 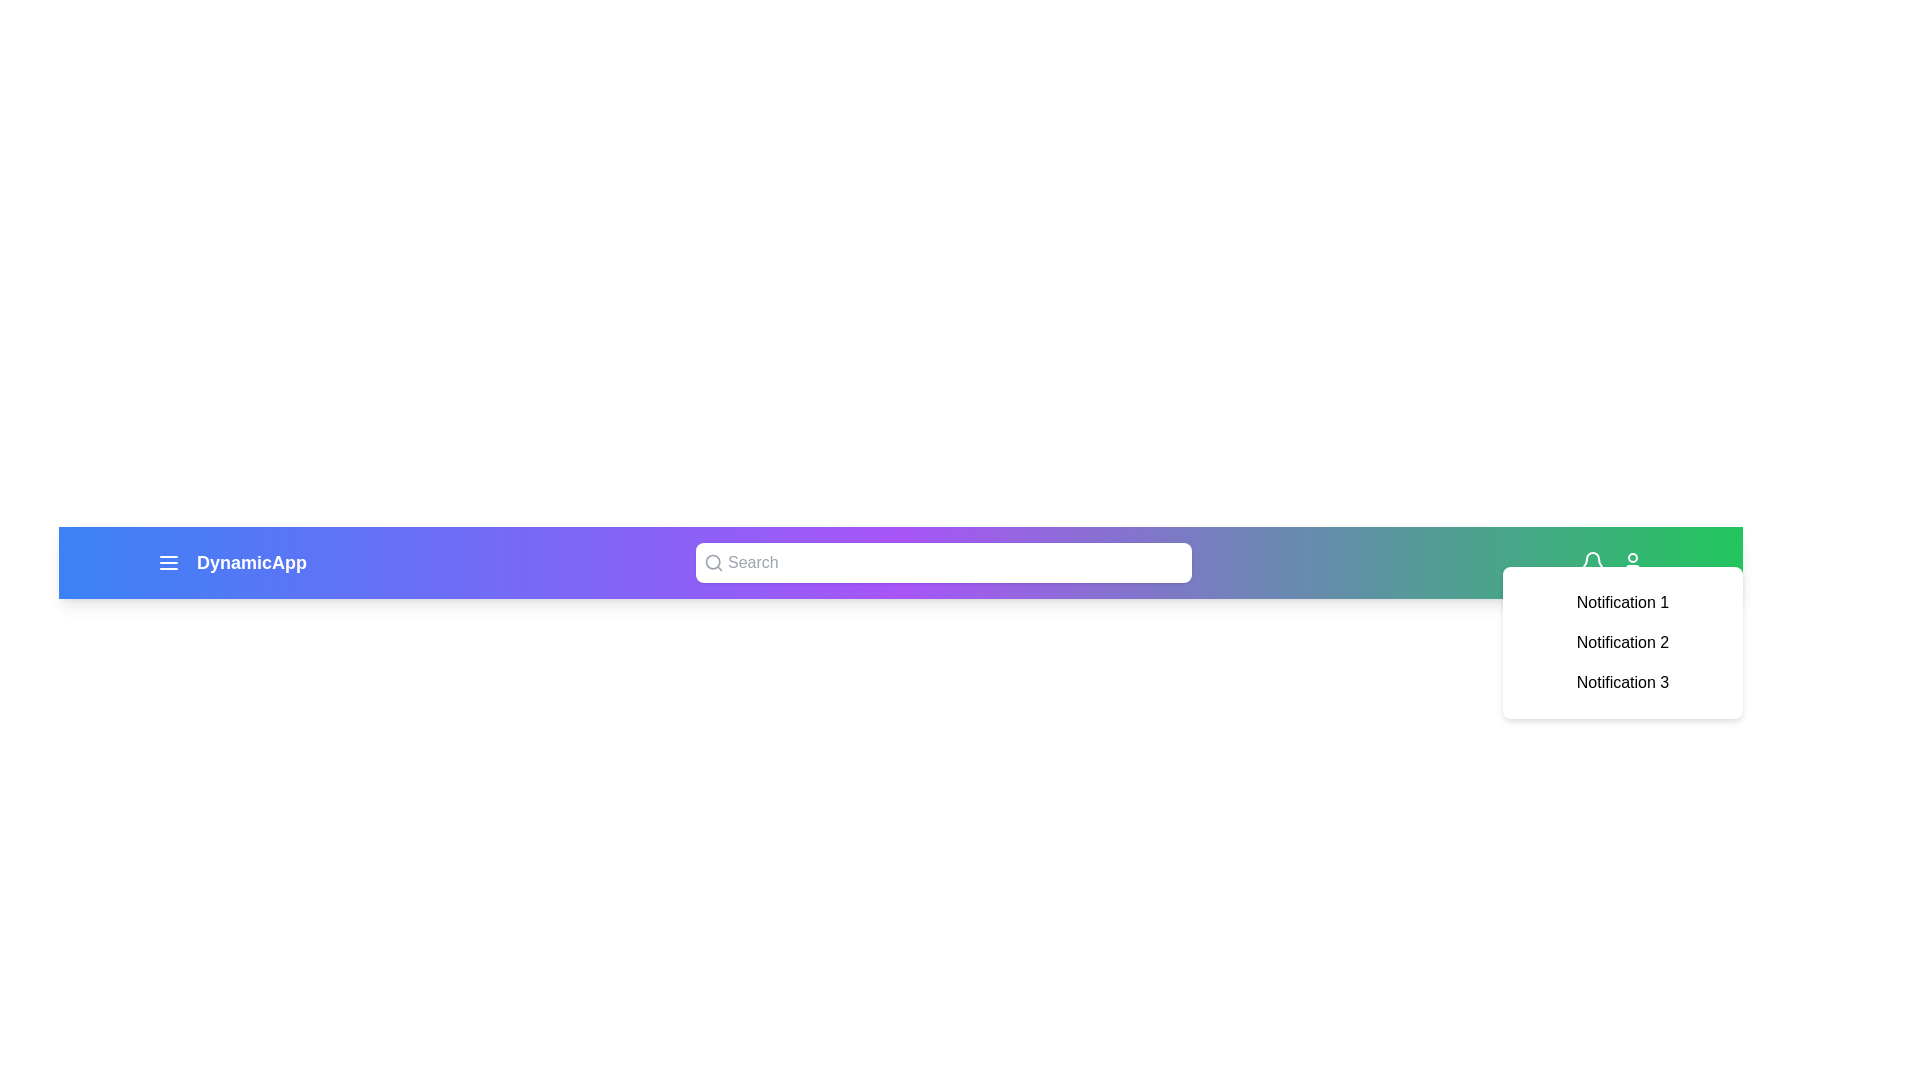 What do you see at coordinates (1592, 563) in the screenshot?
I see `the bell icon to toggle the notifications panel visibility` at bounding box center [1592, 563].